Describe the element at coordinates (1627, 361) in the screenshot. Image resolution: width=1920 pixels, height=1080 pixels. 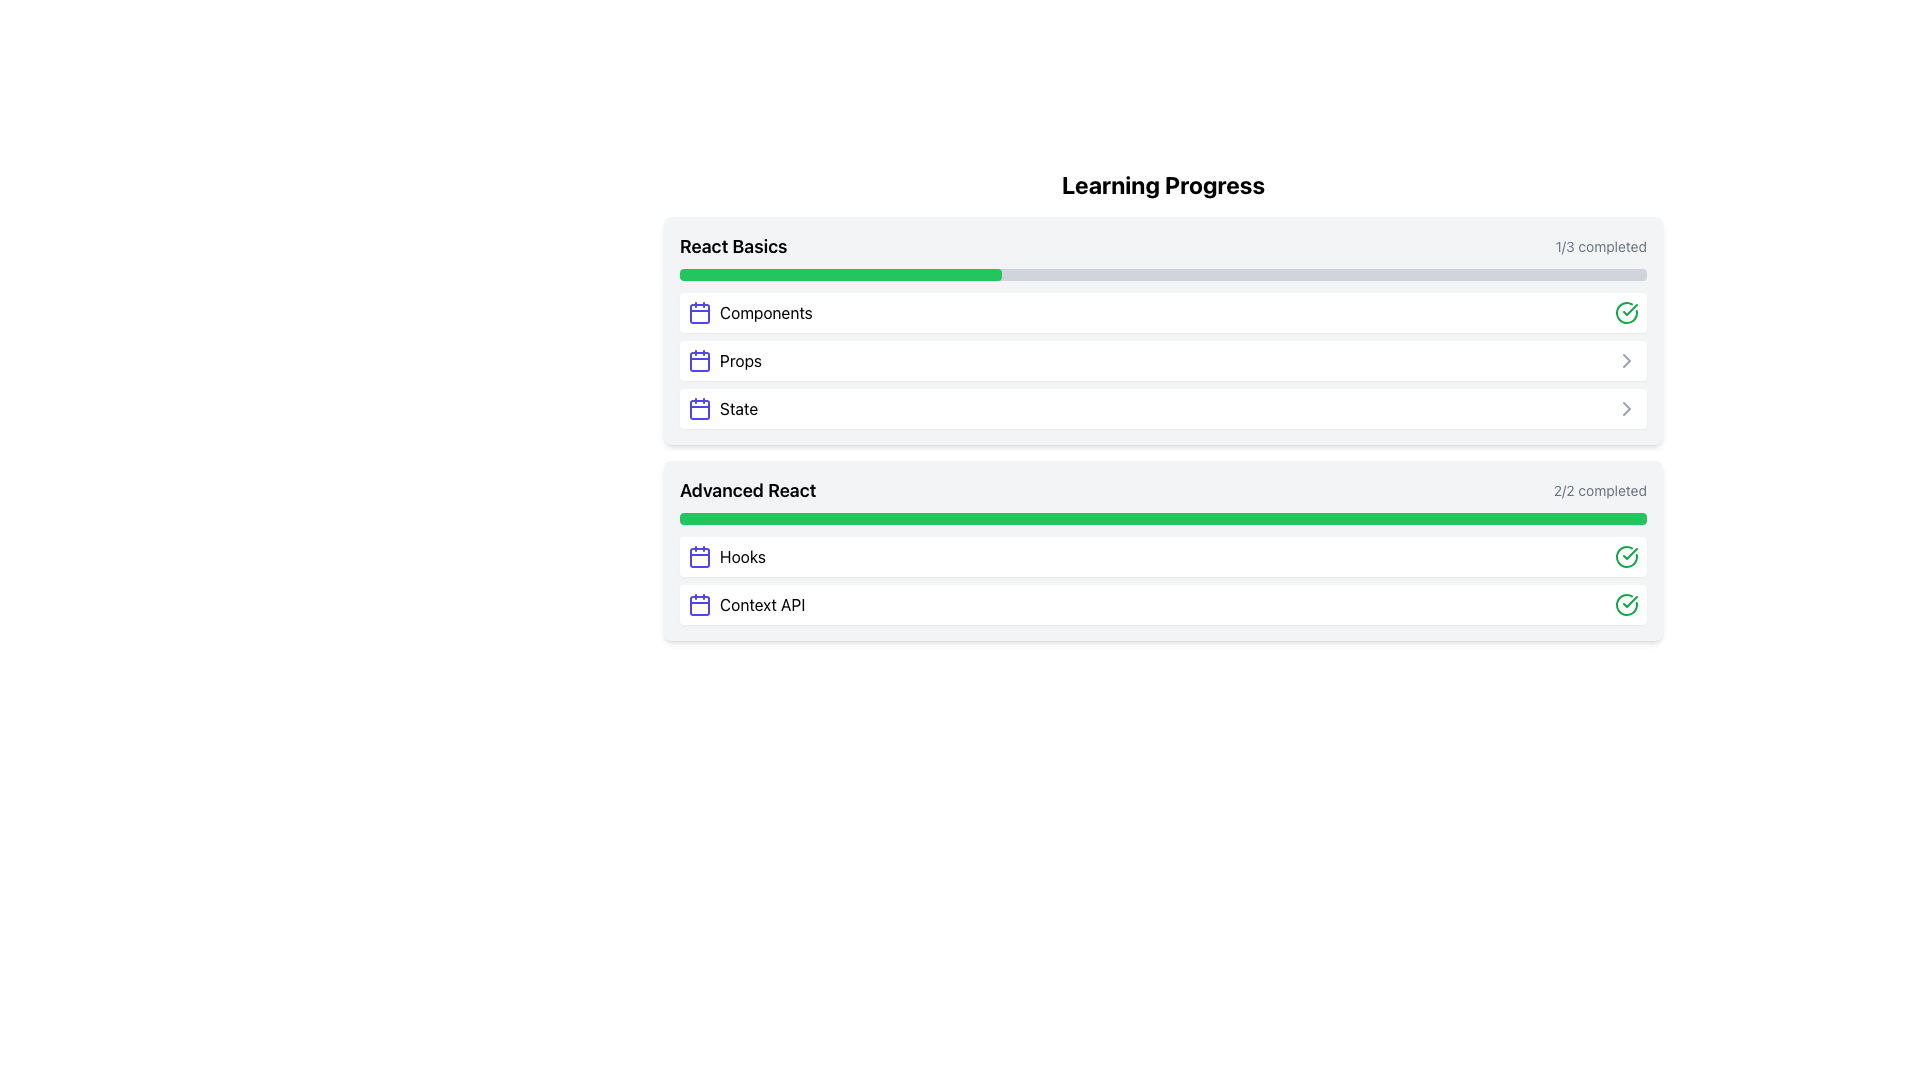
I see `the right-facing chevron icon styled in light gray located to the far right of the 'Props' item` at that location.